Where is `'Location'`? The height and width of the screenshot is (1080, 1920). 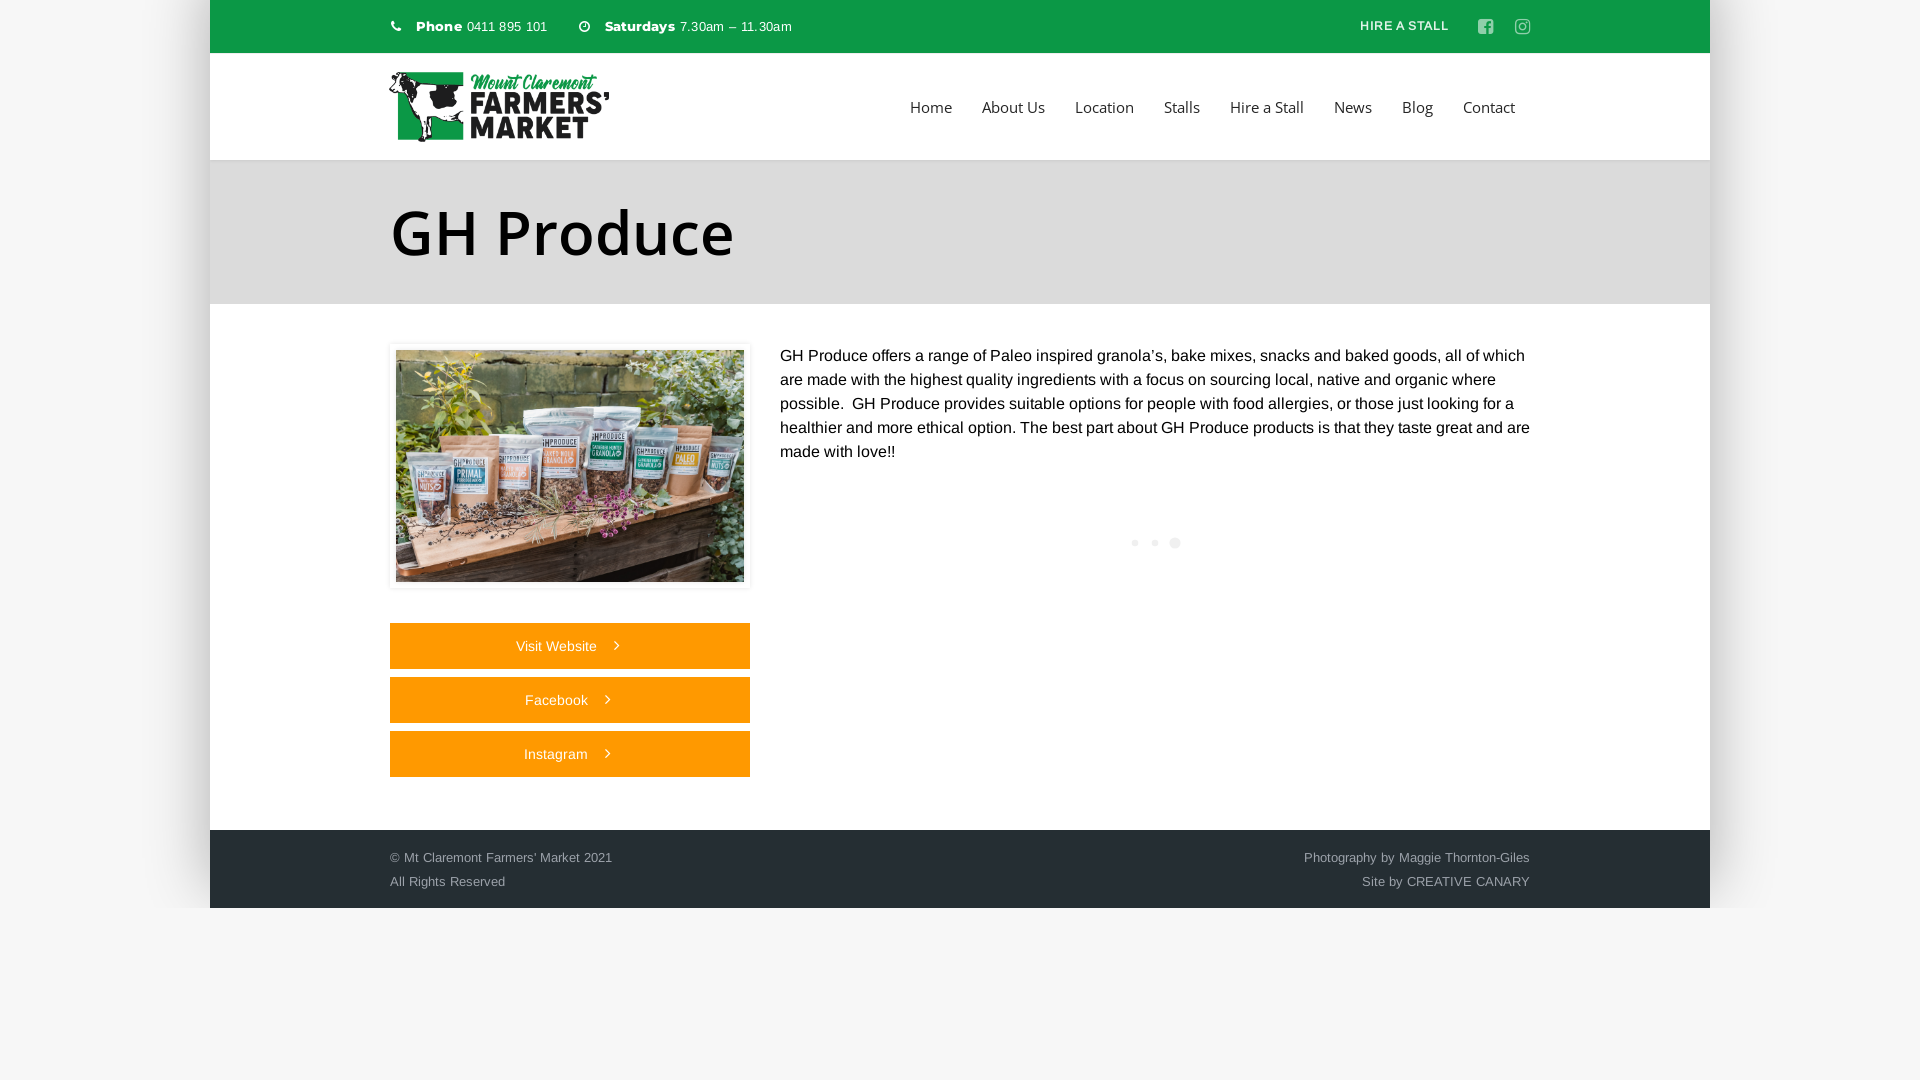
'Location' is located at coordinates (1103, 107).